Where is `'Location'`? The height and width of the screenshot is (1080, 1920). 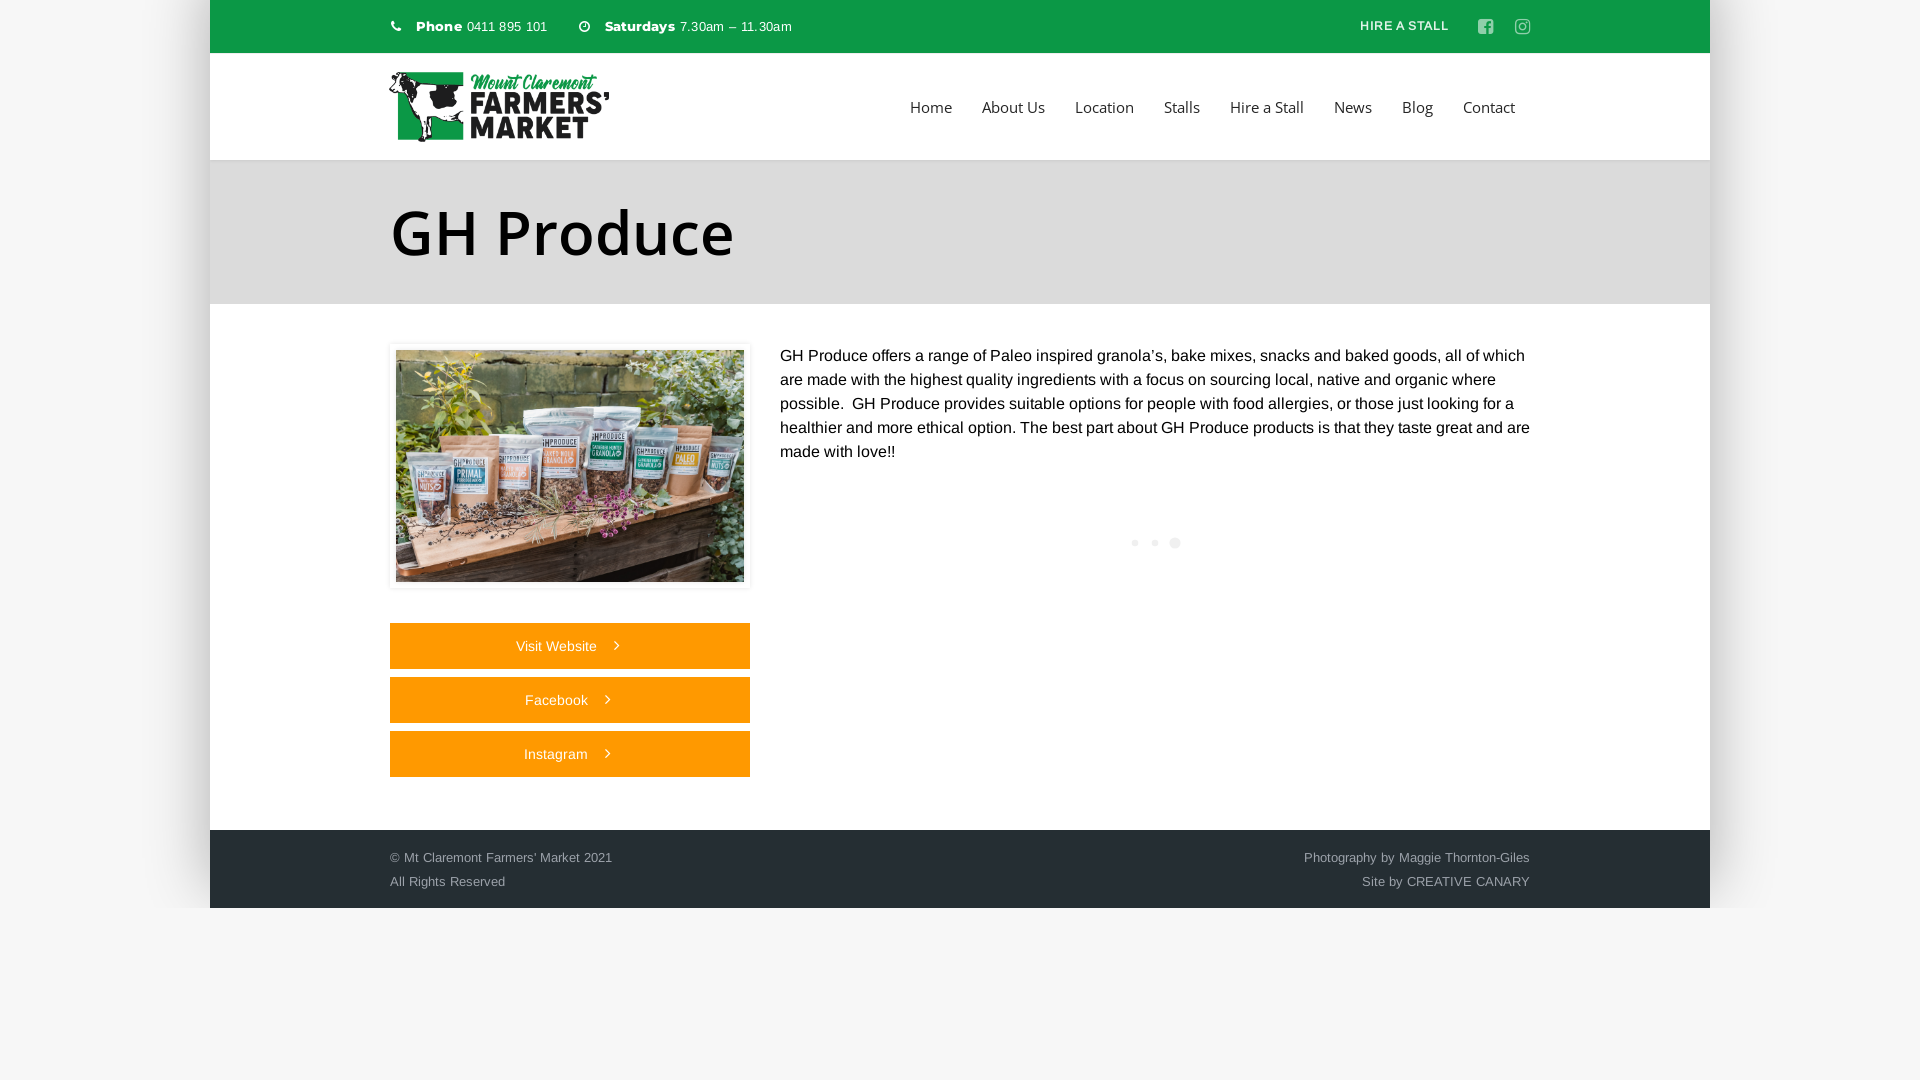
'Location' is located at coordinates (1103, 107).